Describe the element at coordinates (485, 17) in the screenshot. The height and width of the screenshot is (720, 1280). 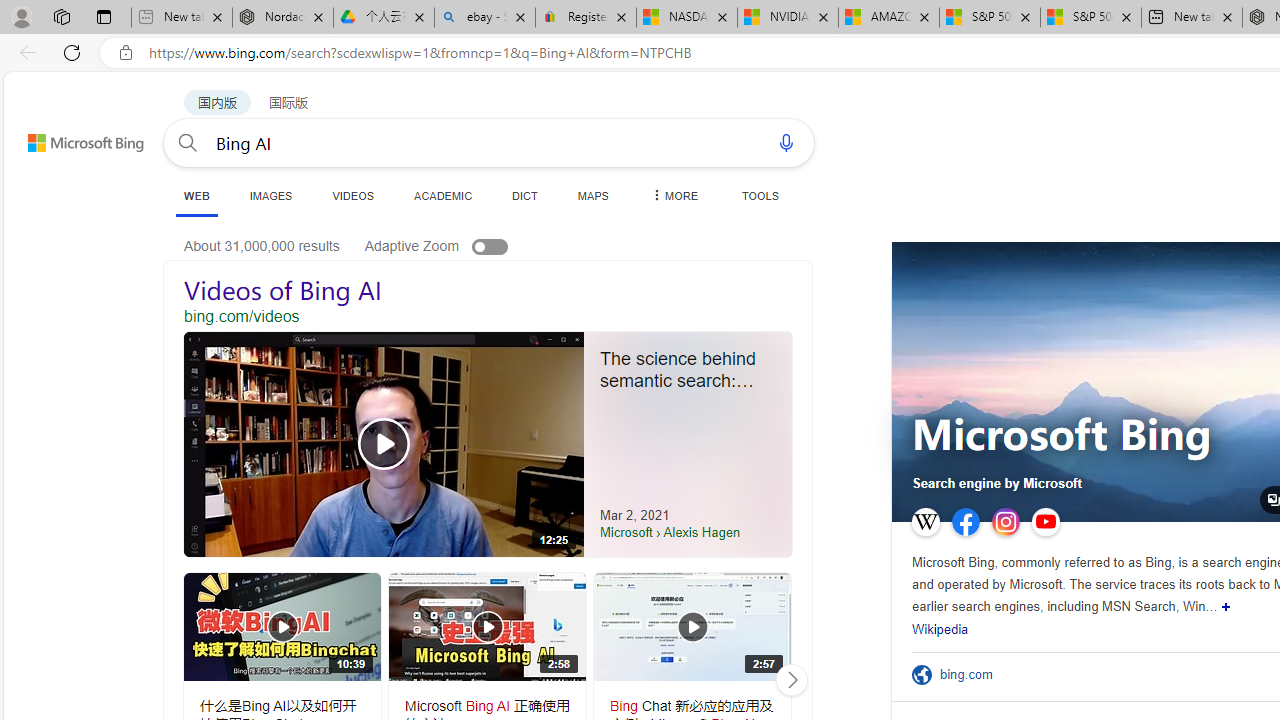
I see `'ebay - Search'` at that location.